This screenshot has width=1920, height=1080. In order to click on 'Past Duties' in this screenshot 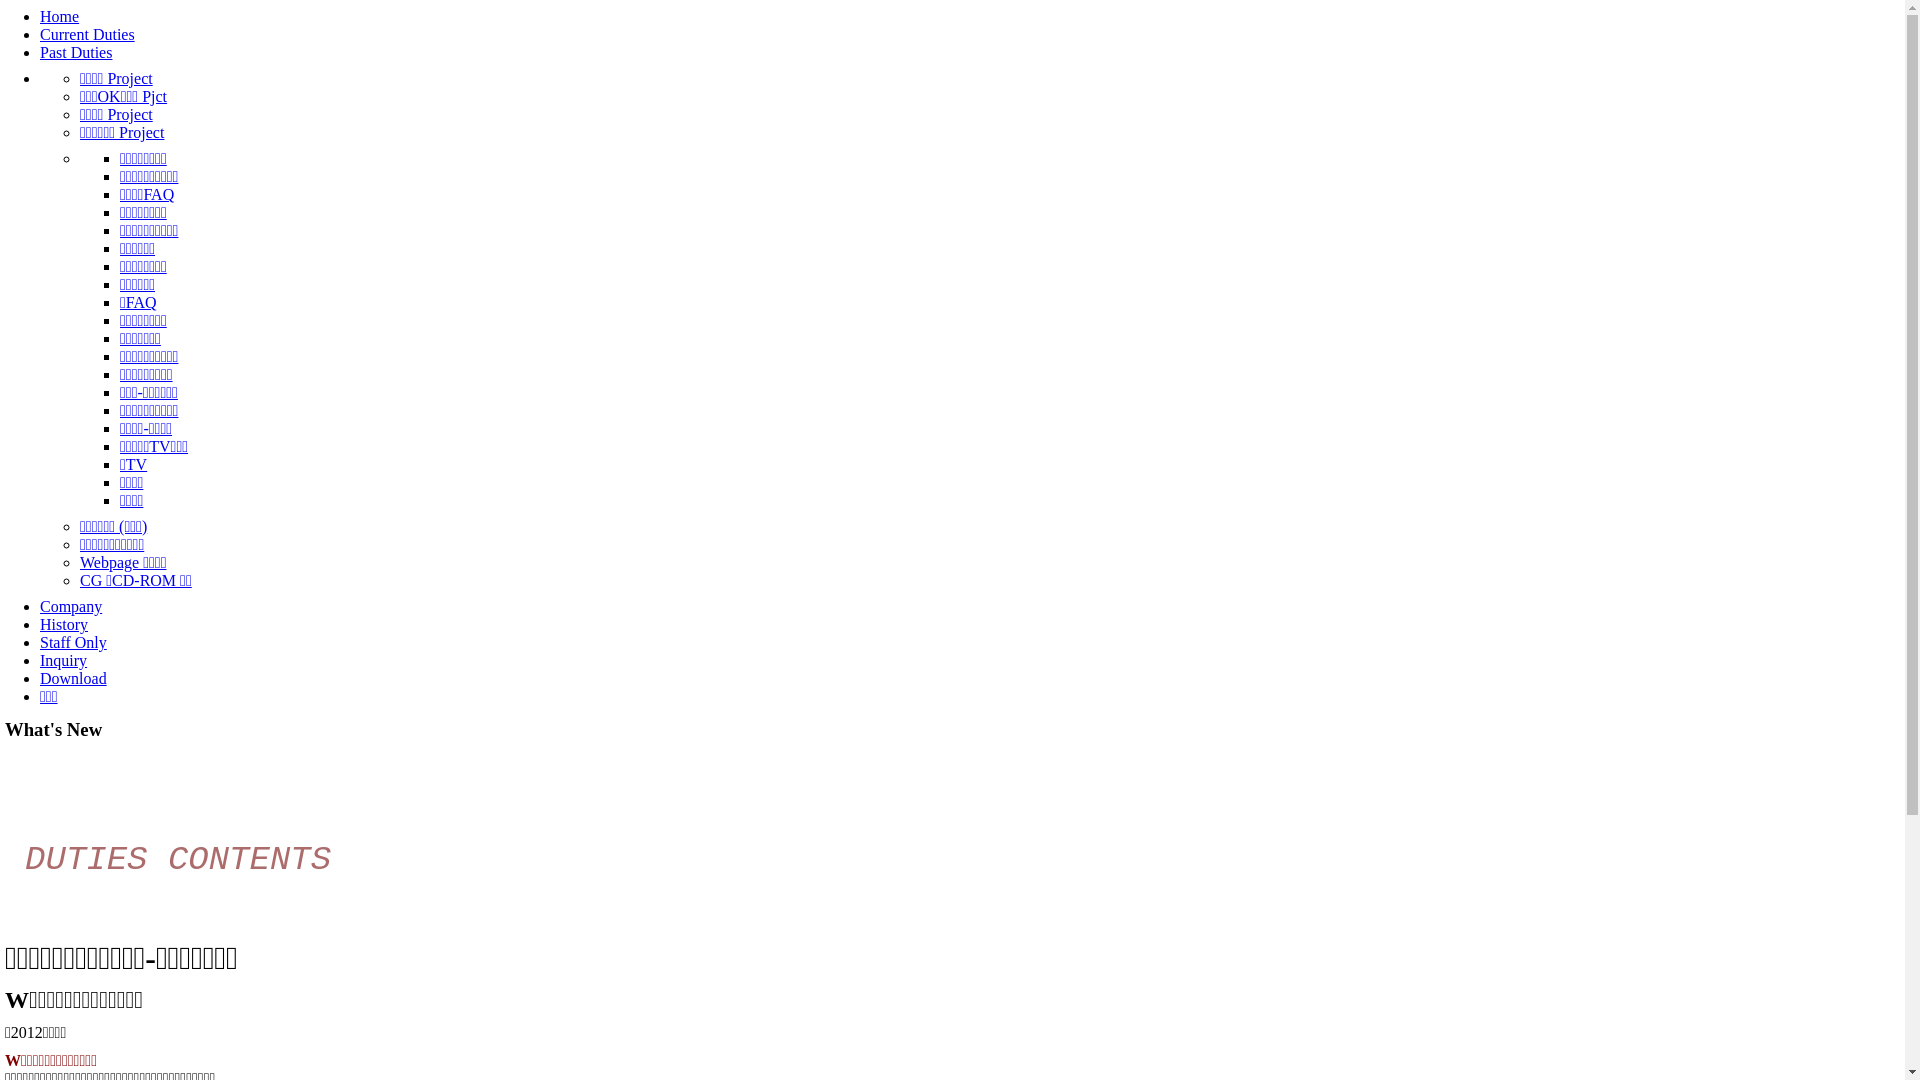, I will do `click(39, 51)`.